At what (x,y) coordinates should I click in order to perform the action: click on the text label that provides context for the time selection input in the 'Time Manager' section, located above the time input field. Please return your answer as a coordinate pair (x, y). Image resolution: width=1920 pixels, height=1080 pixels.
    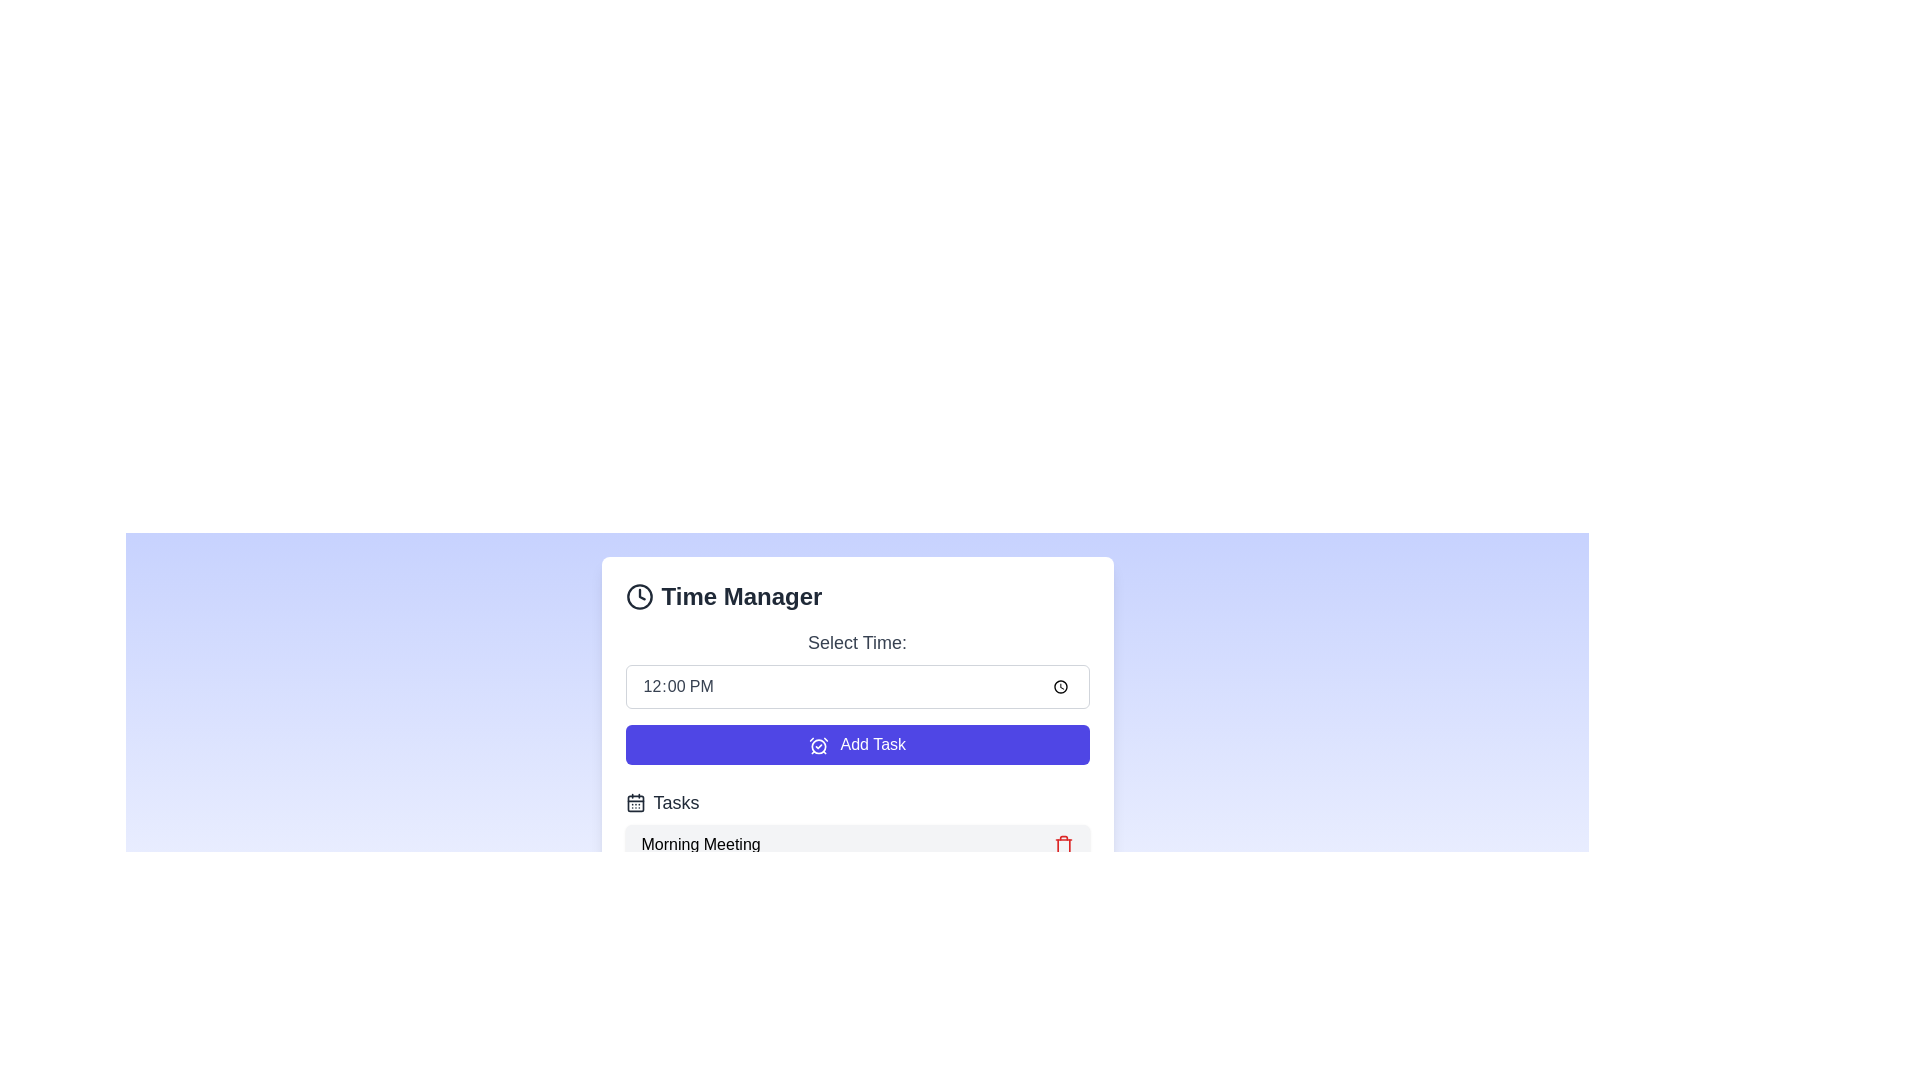
    Looking at the image, I should click on (857, 643).